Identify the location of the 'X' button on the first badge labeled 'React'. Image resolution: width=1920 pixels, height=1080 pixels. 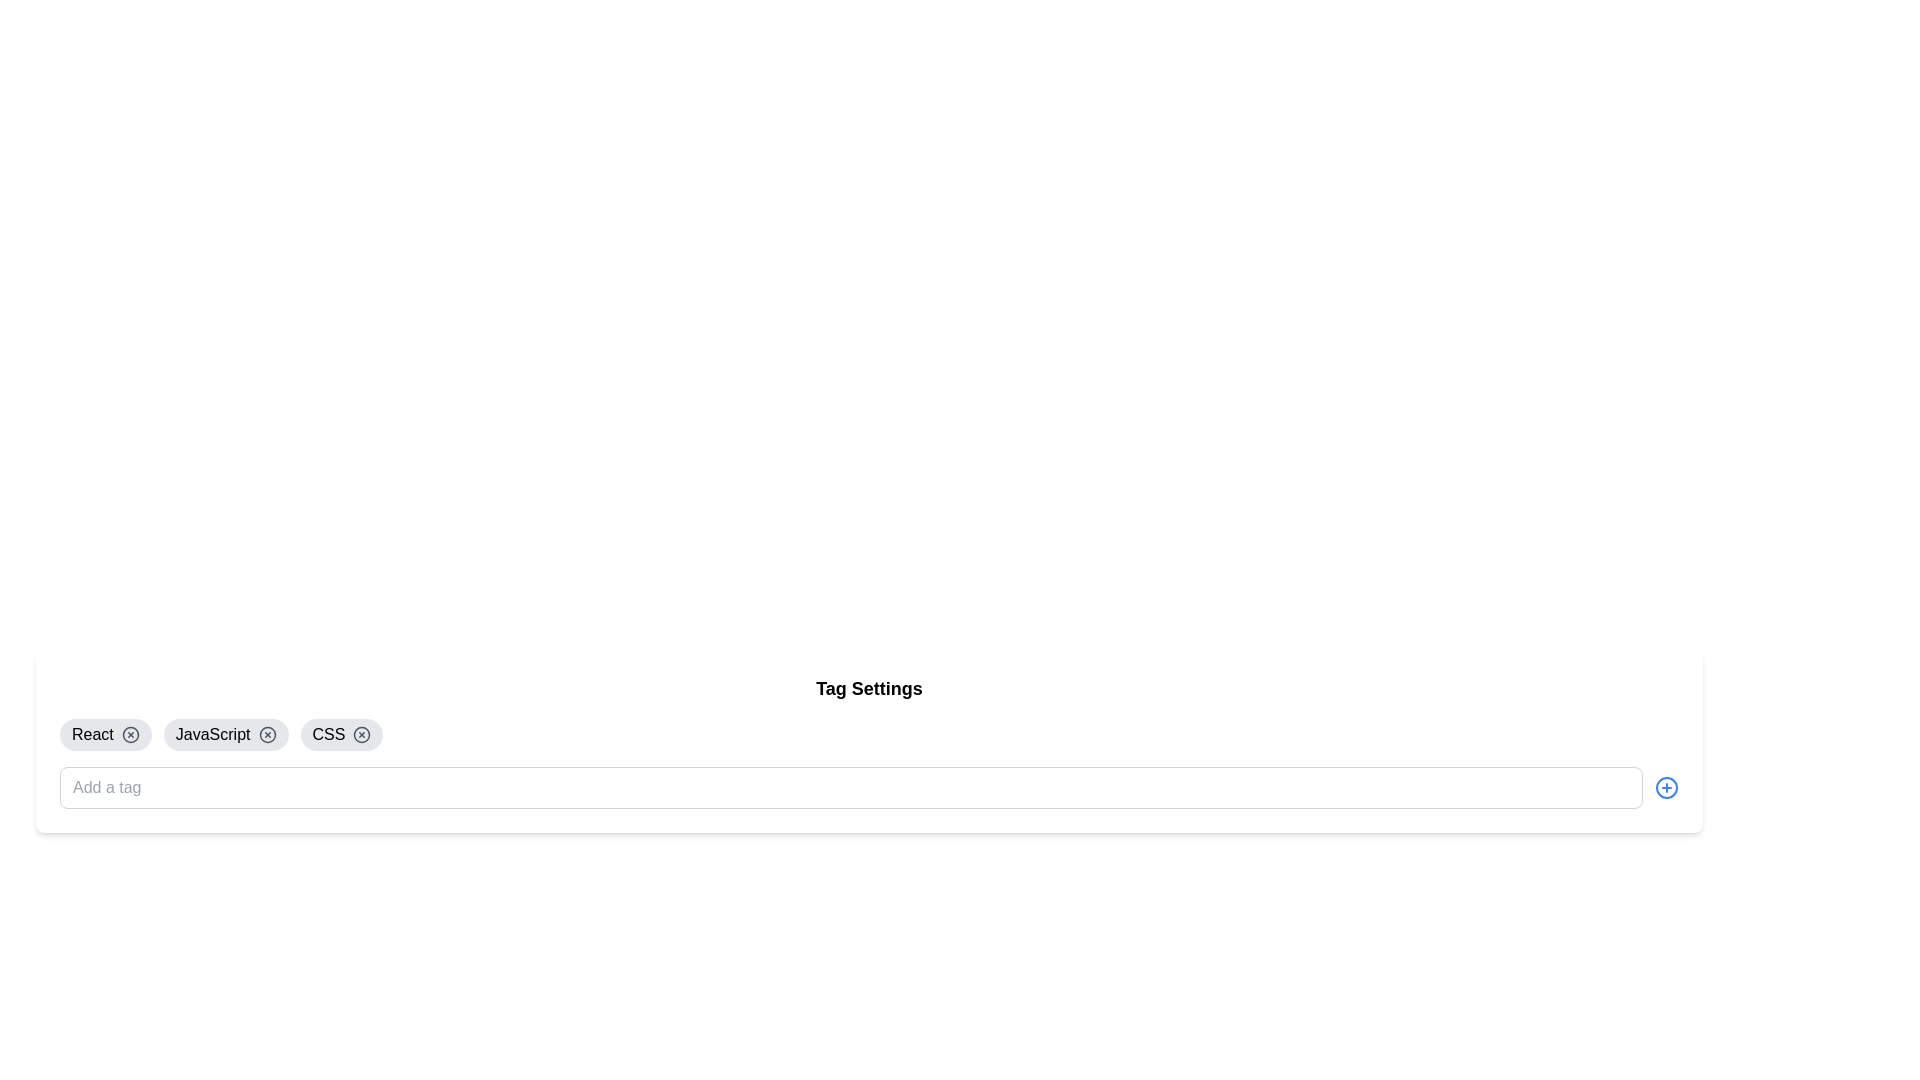
(104, 735).